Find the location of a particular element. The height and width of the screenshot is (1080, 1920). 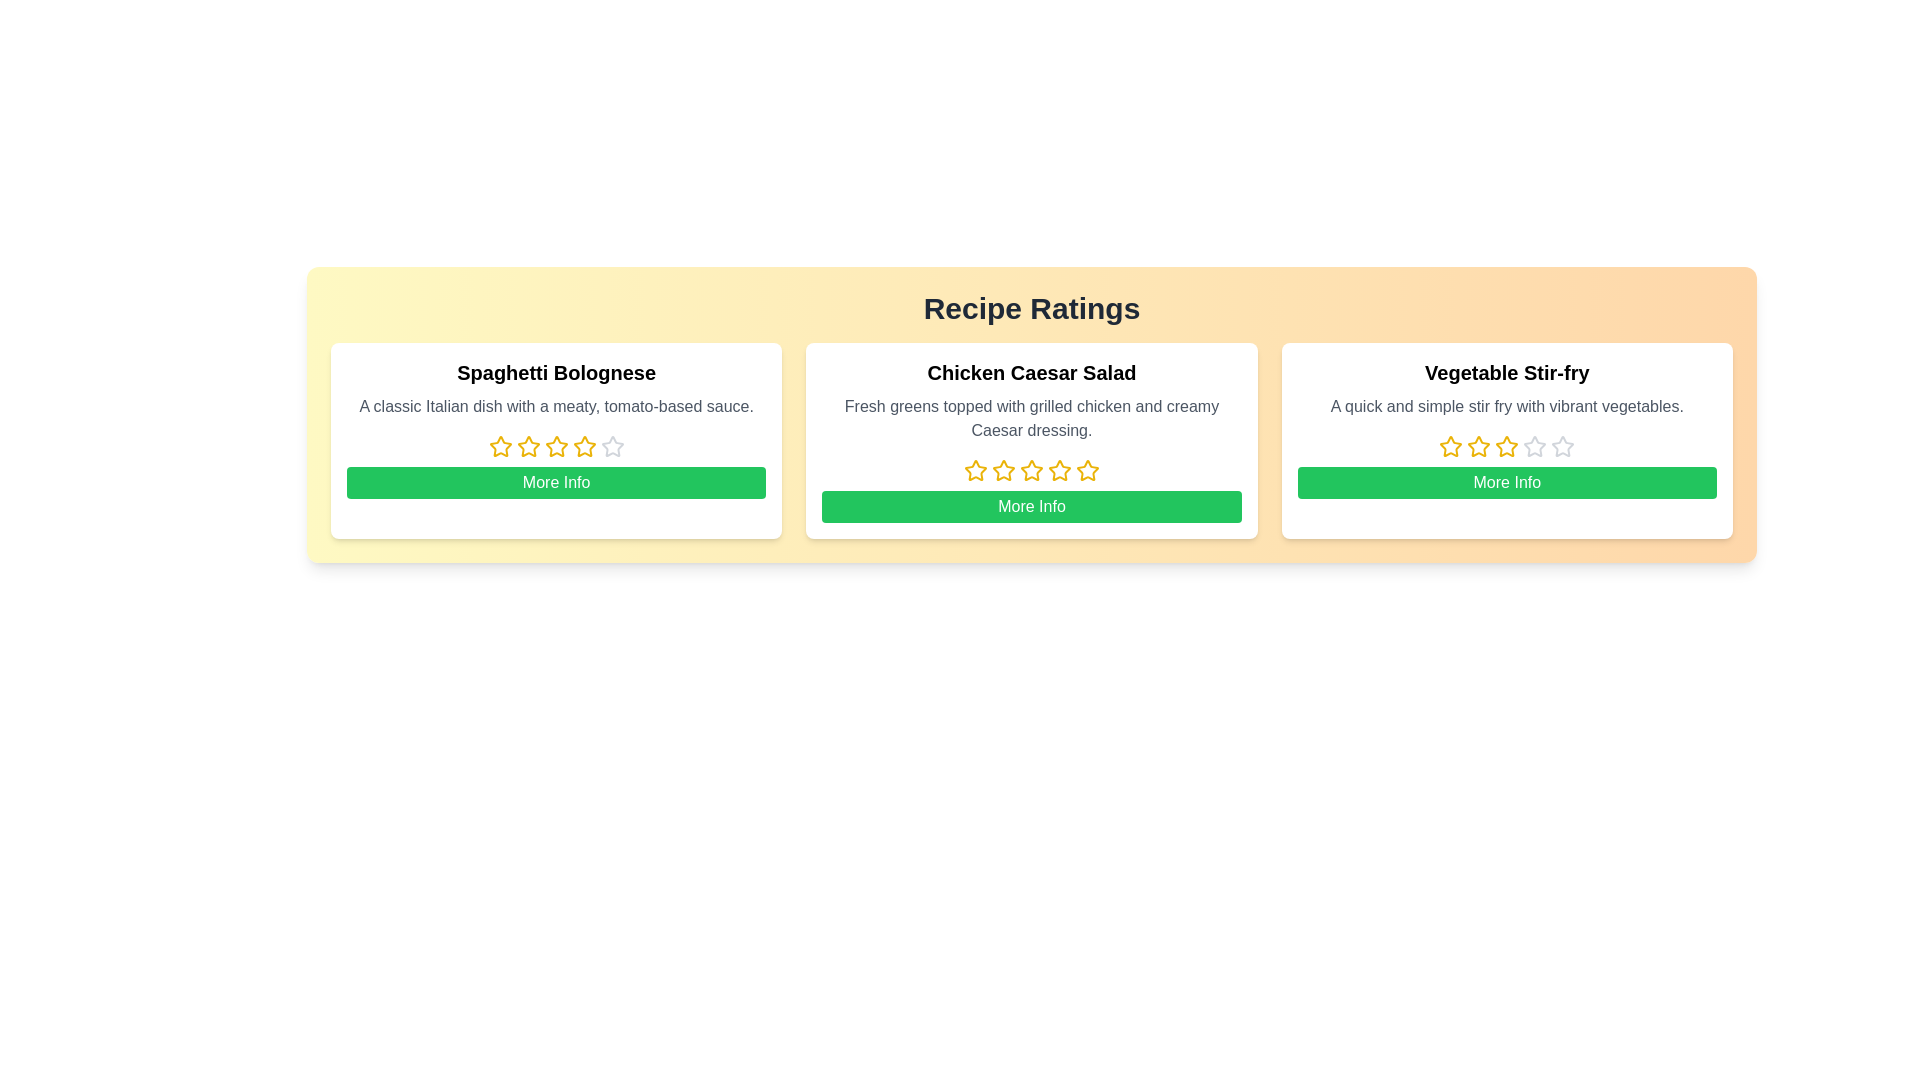

the 'More Info' button for the recipe identified by Vegetable Stir-fry is located at coordinates (1507, 482).